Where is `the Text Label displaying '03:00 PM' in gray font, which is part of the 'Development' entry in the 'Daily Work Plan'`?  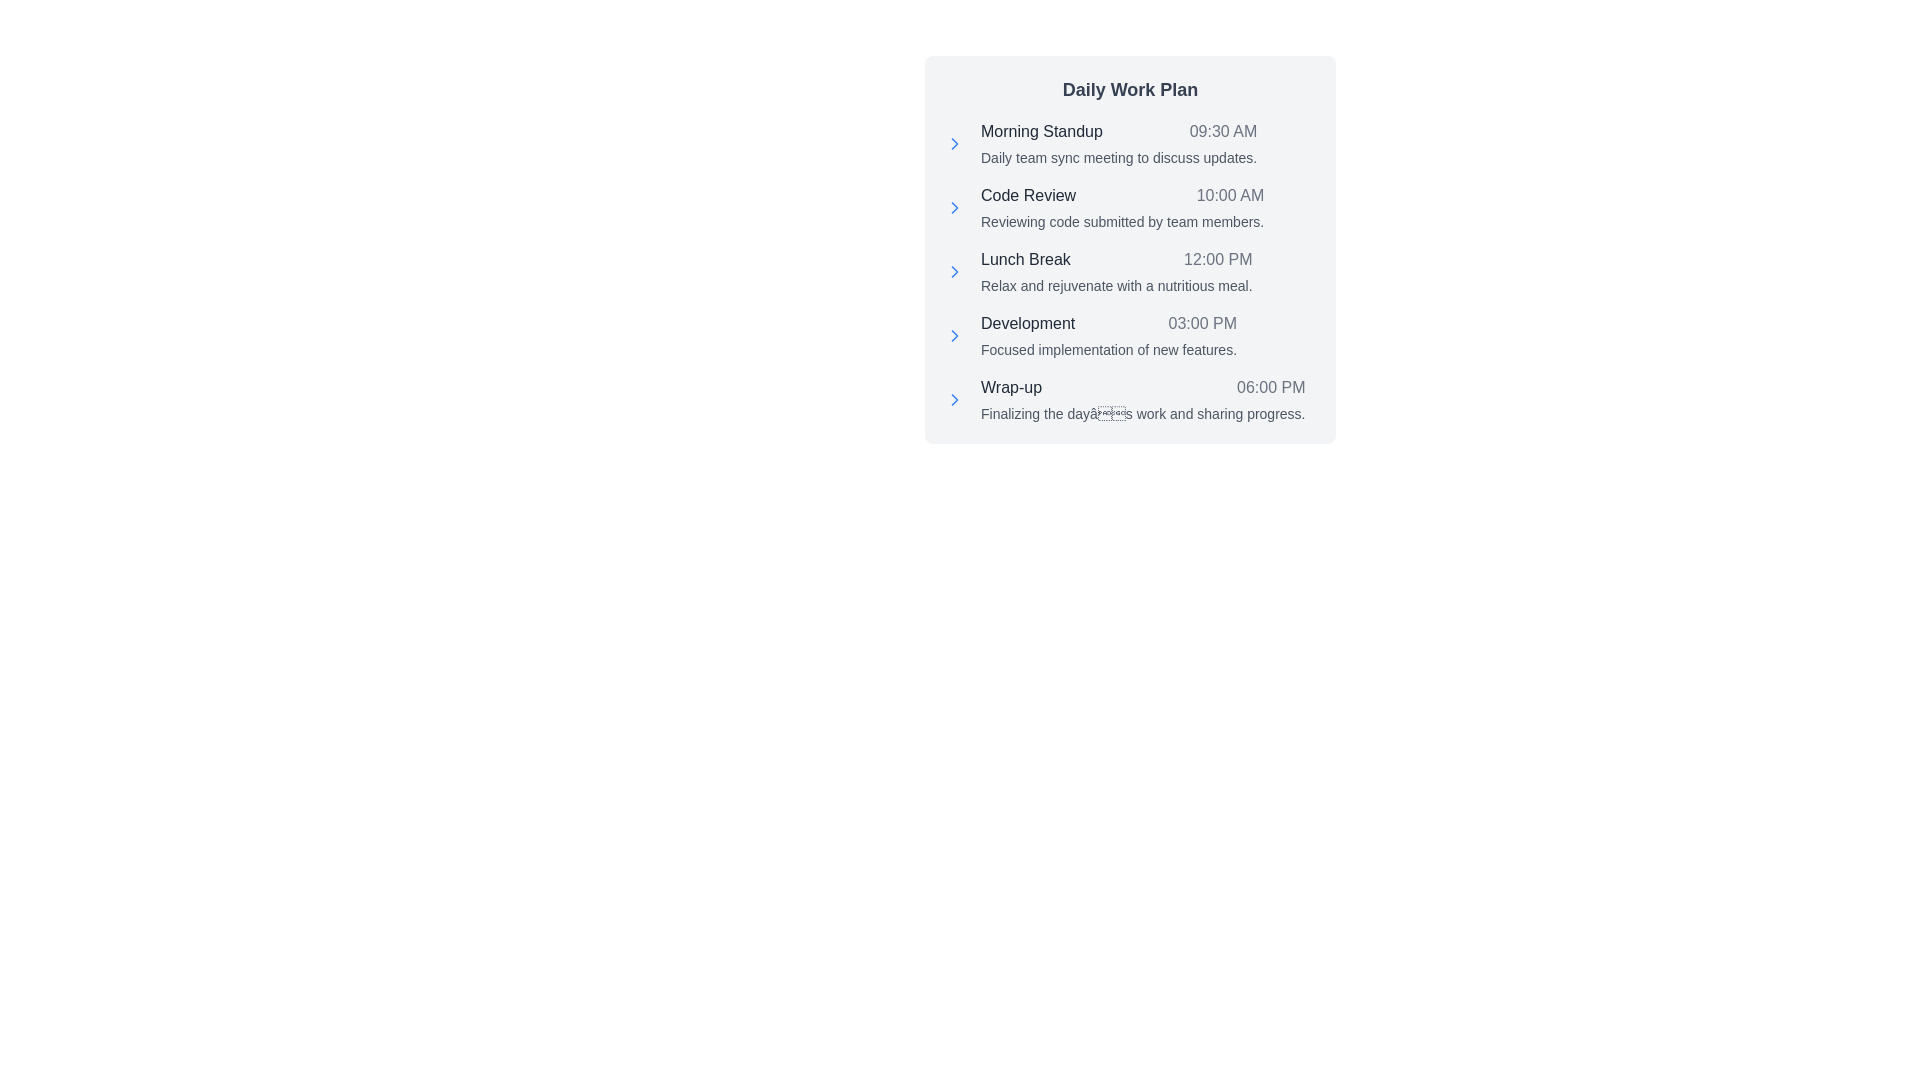
the Text Label displaying '03:00 PM' in gray font, which is part of the 'Development' entry in the 'Daily Work Plan' is located at coordinates (1201, 323).